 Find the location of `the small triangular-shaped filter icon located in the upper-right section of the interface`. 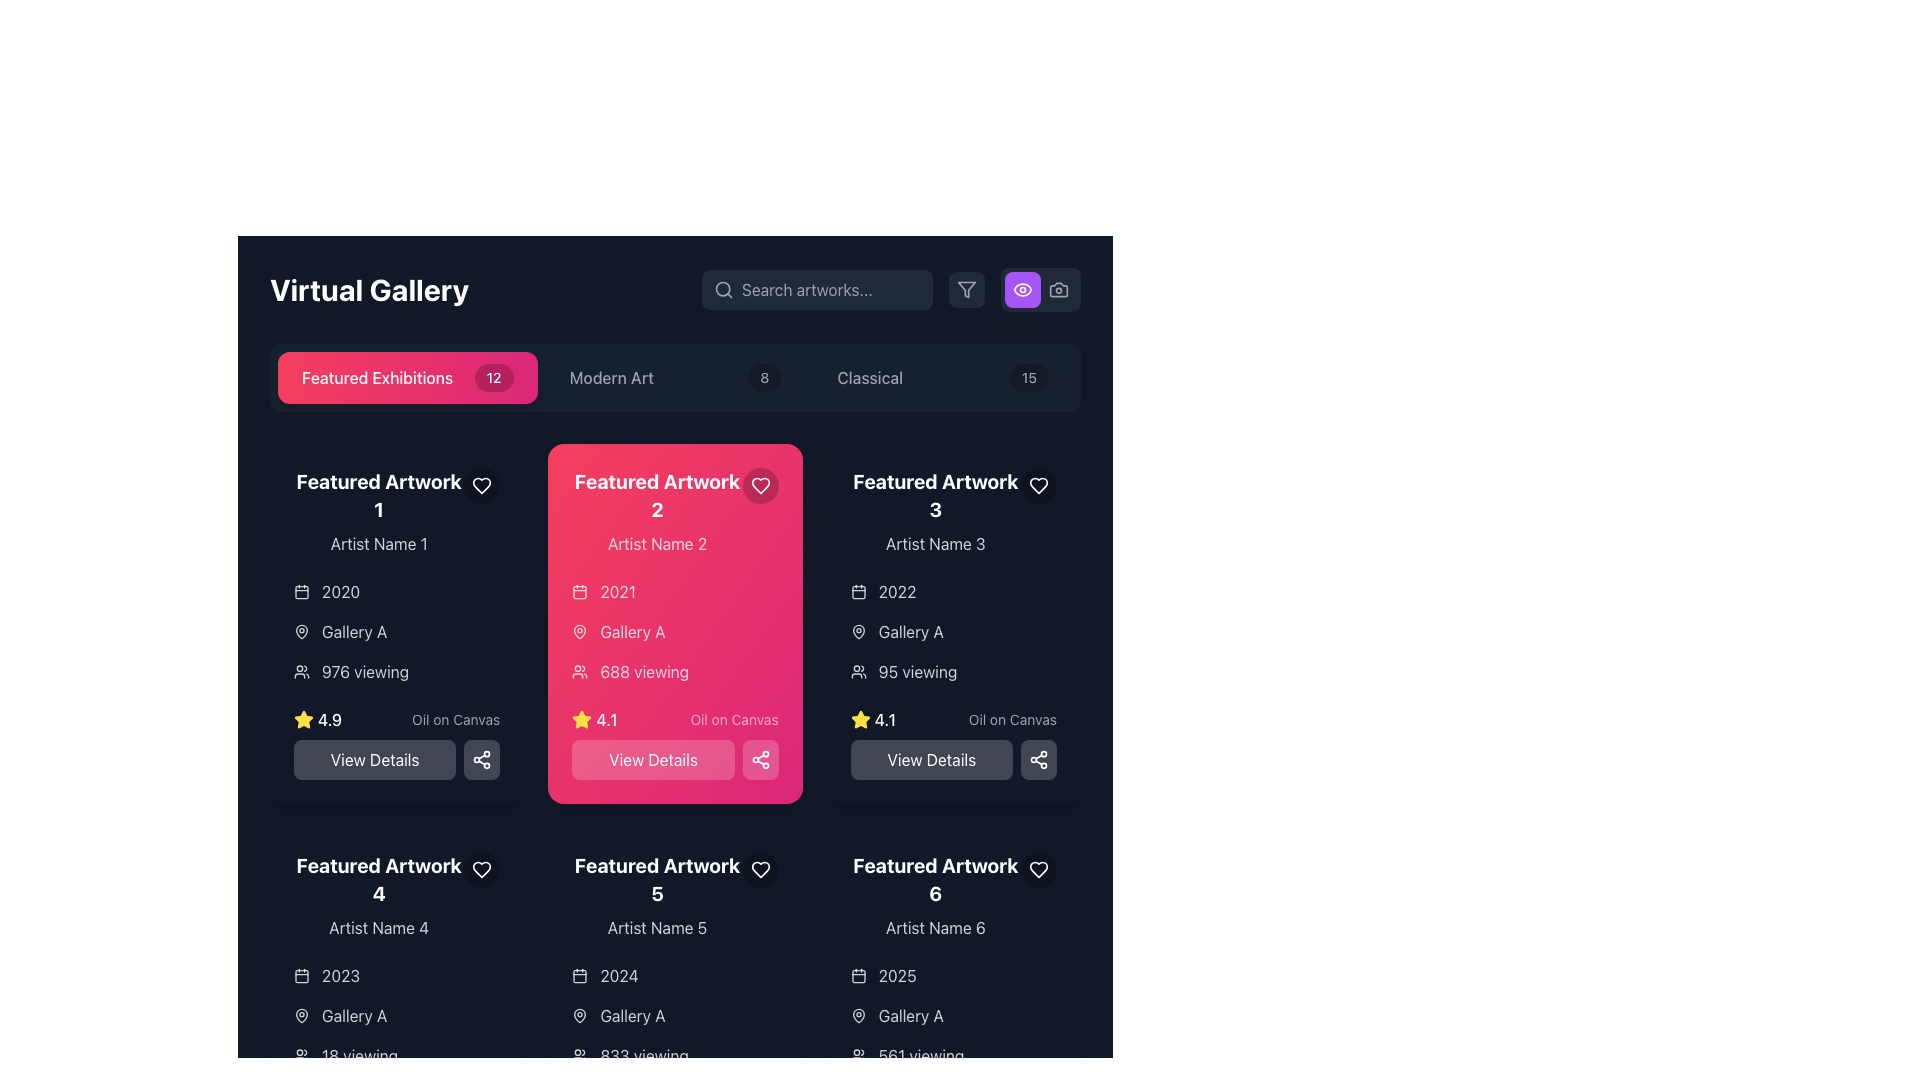

the small triangular-shaped filter icon located in the upper-right section of the interface is located at coordinates (966, 289).